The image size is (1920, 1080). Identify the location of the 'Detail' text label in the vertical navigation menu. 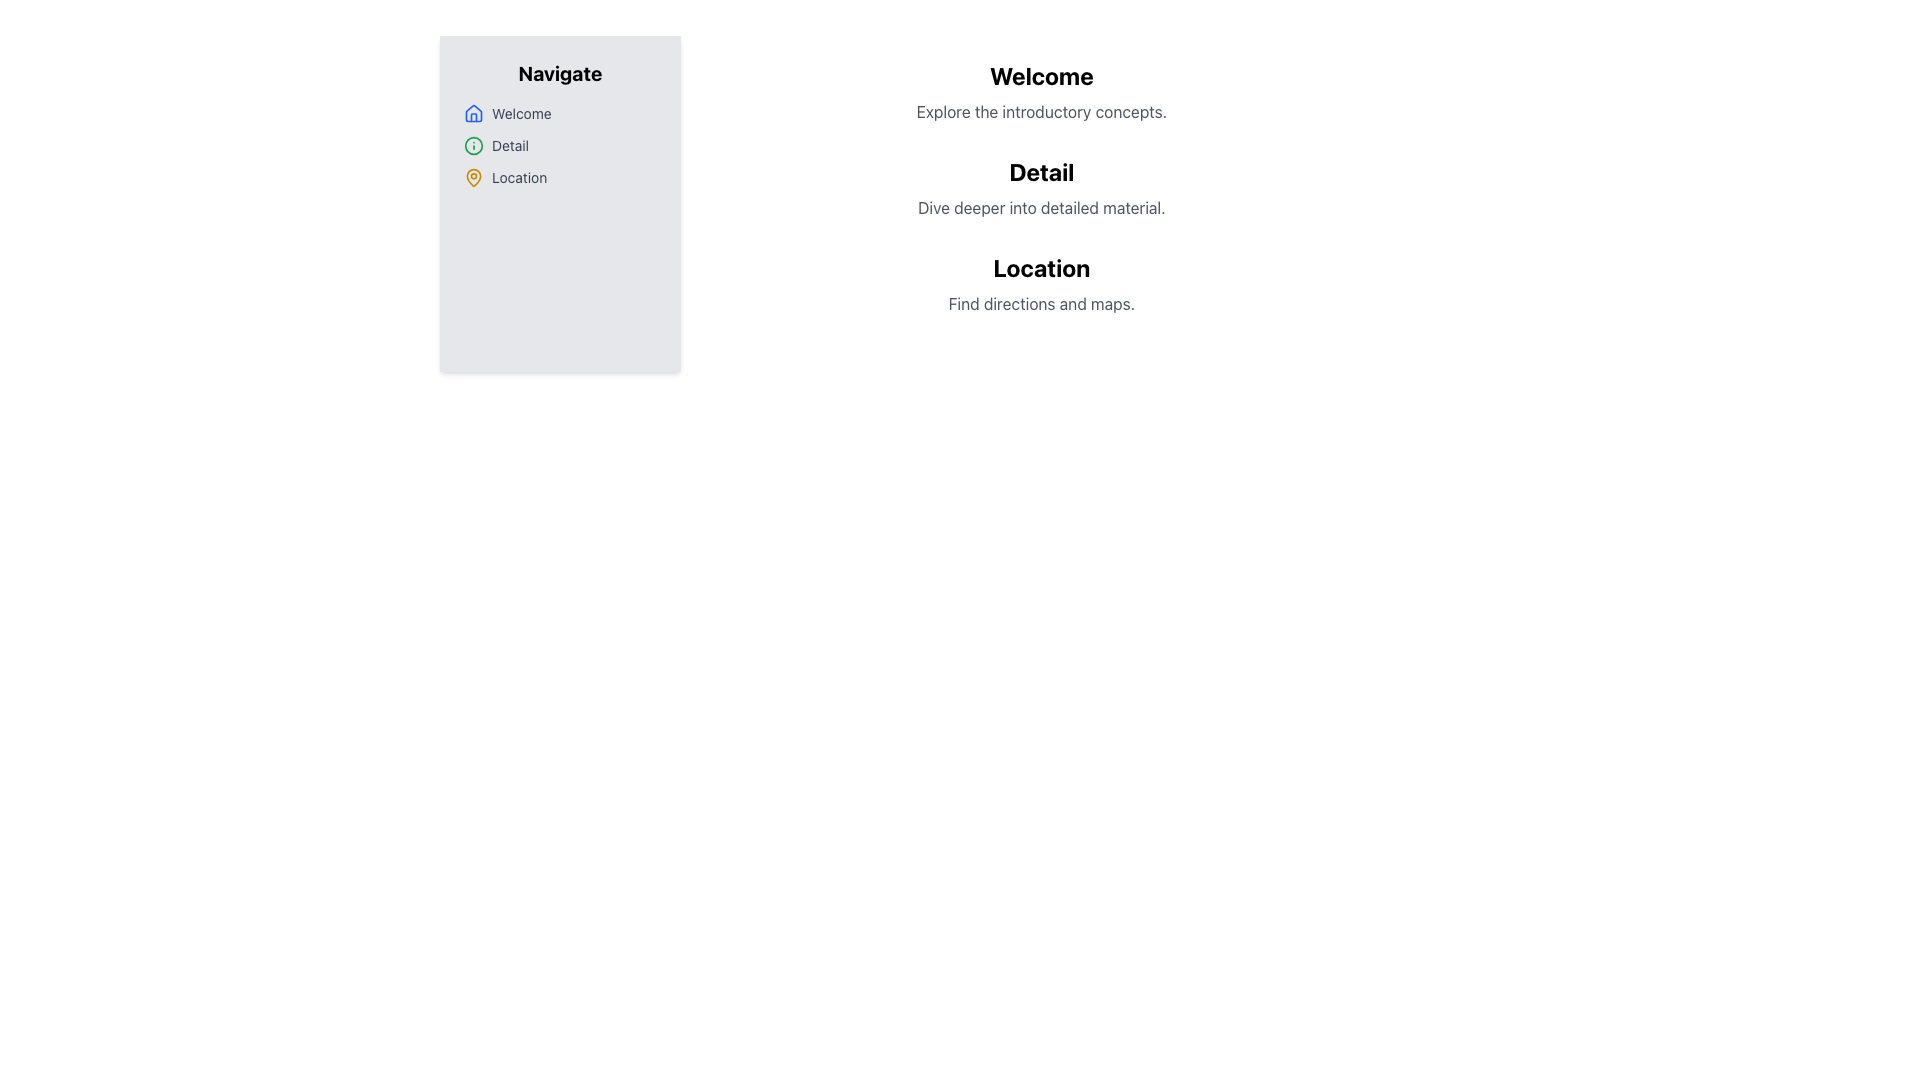
(510, 145).